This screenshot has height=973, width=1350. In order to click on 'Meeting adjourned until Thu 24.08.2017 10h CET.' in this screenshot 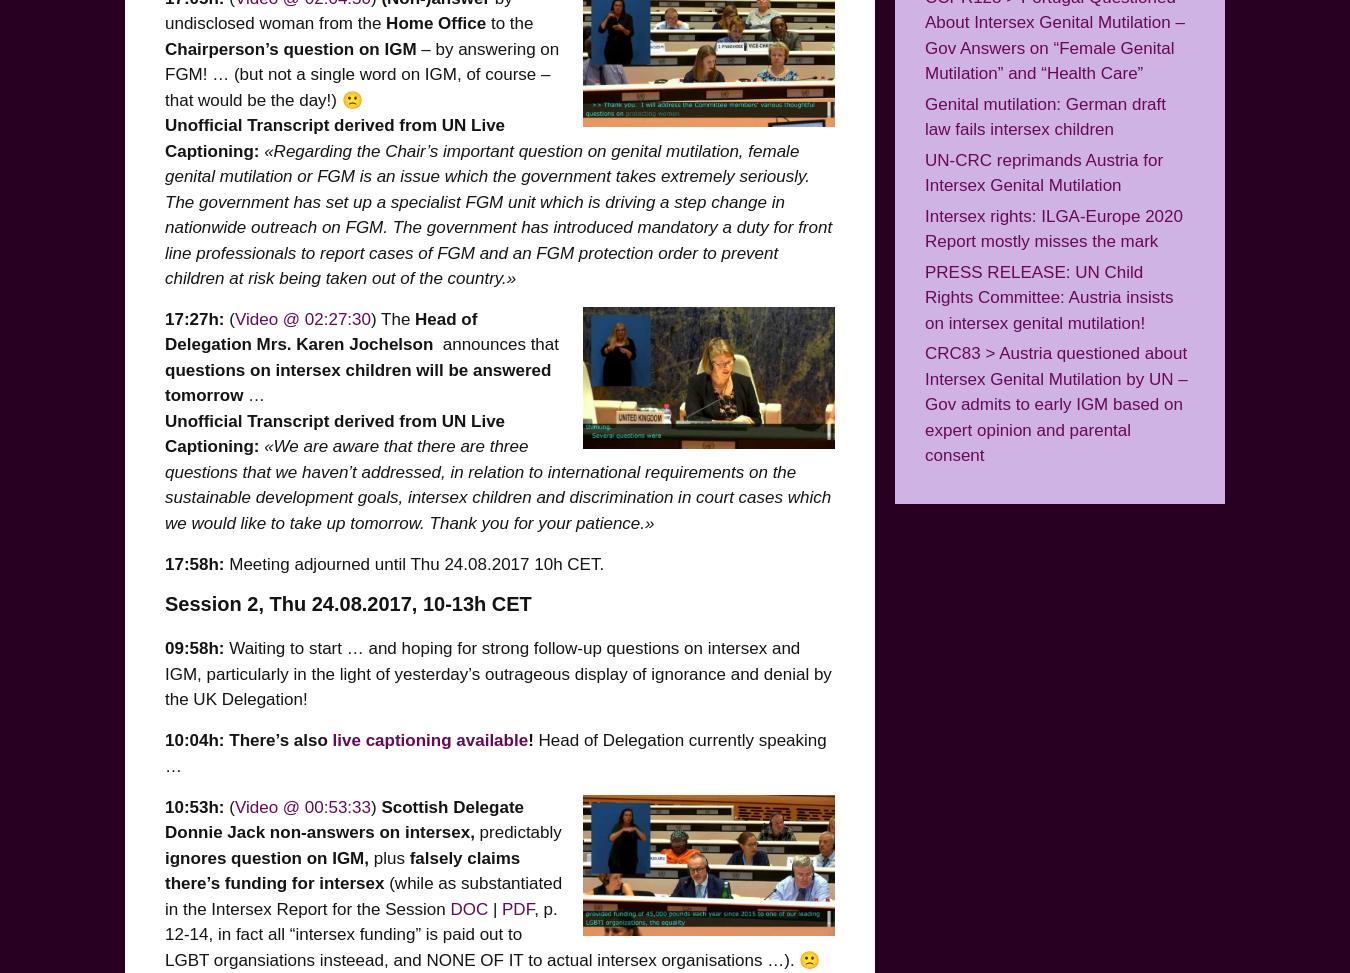, I will do `click(414, 563)`.